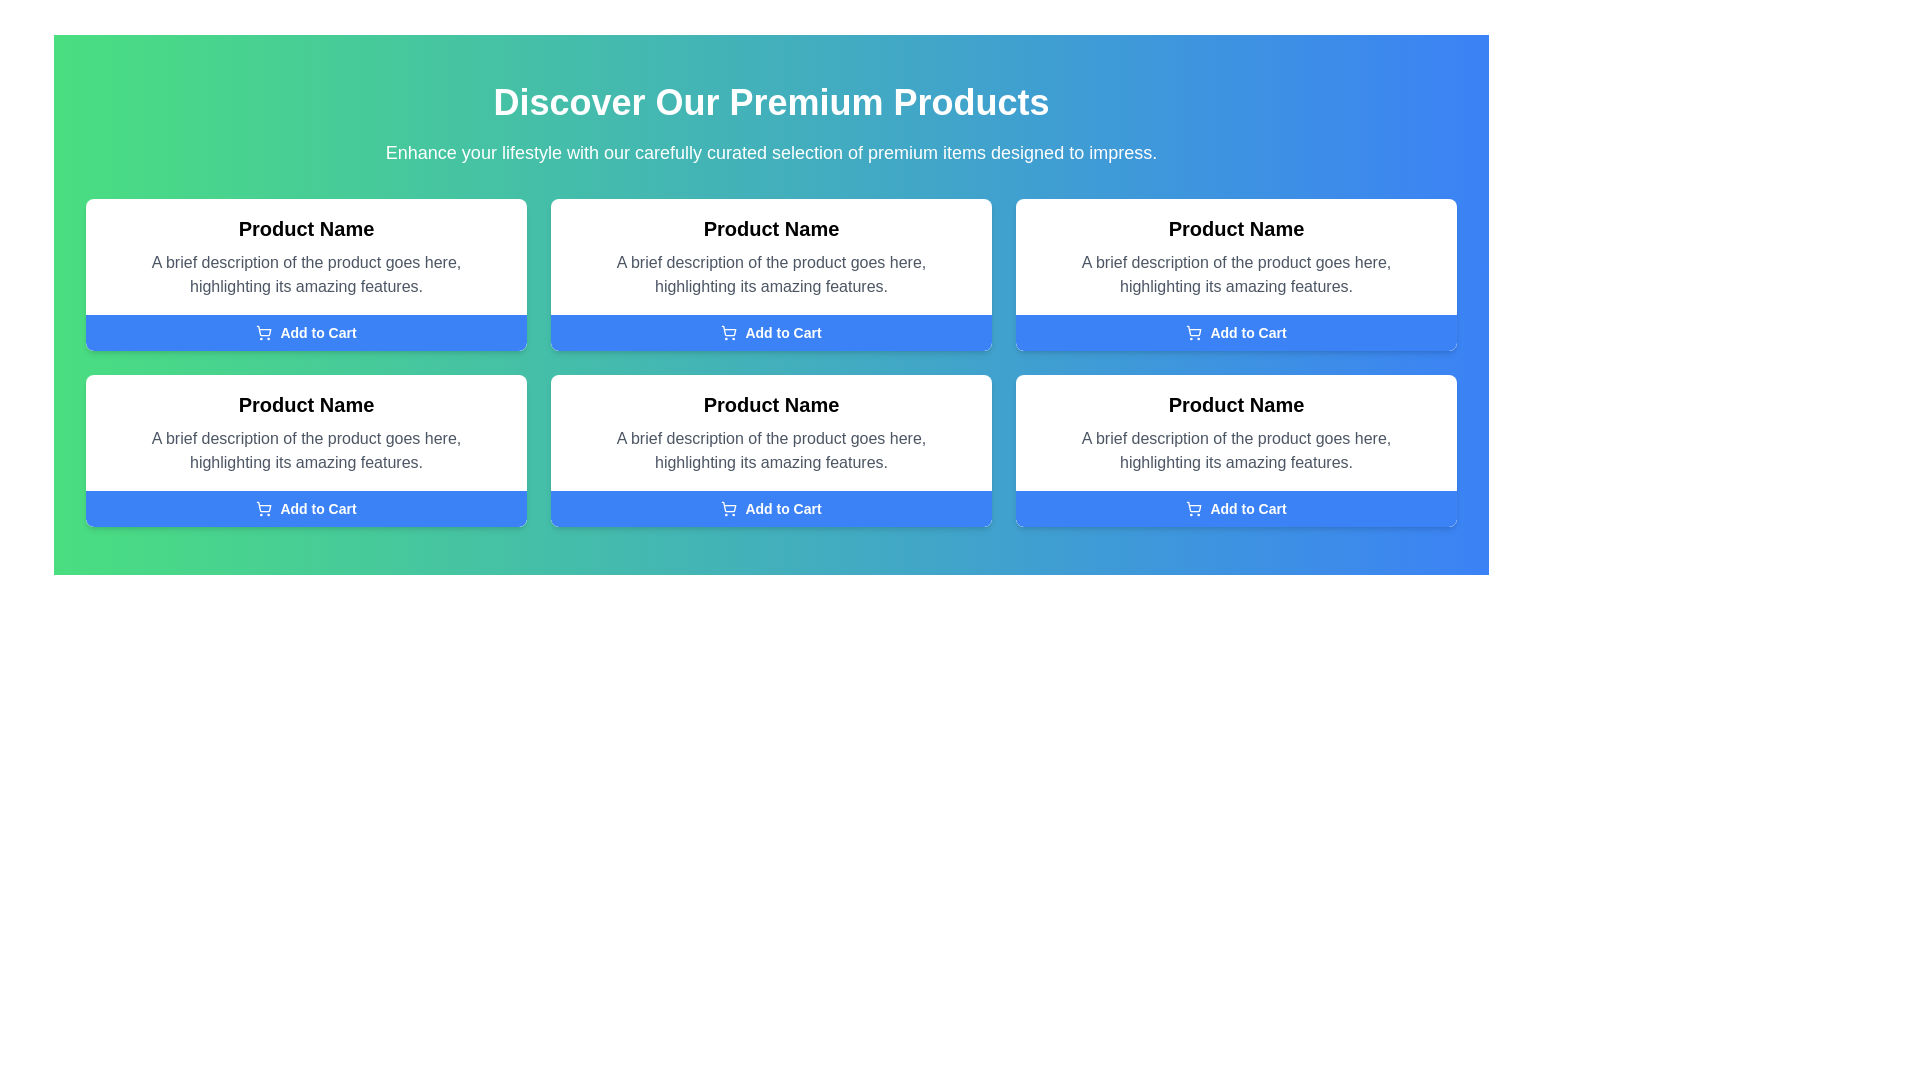 The width and height of the screenshot is (1920, 1080). Describe the element at coordinates (770, 508) in the screenshot. I see `the 'Add to Cart' button with a vivid blue background and white text` at that location.